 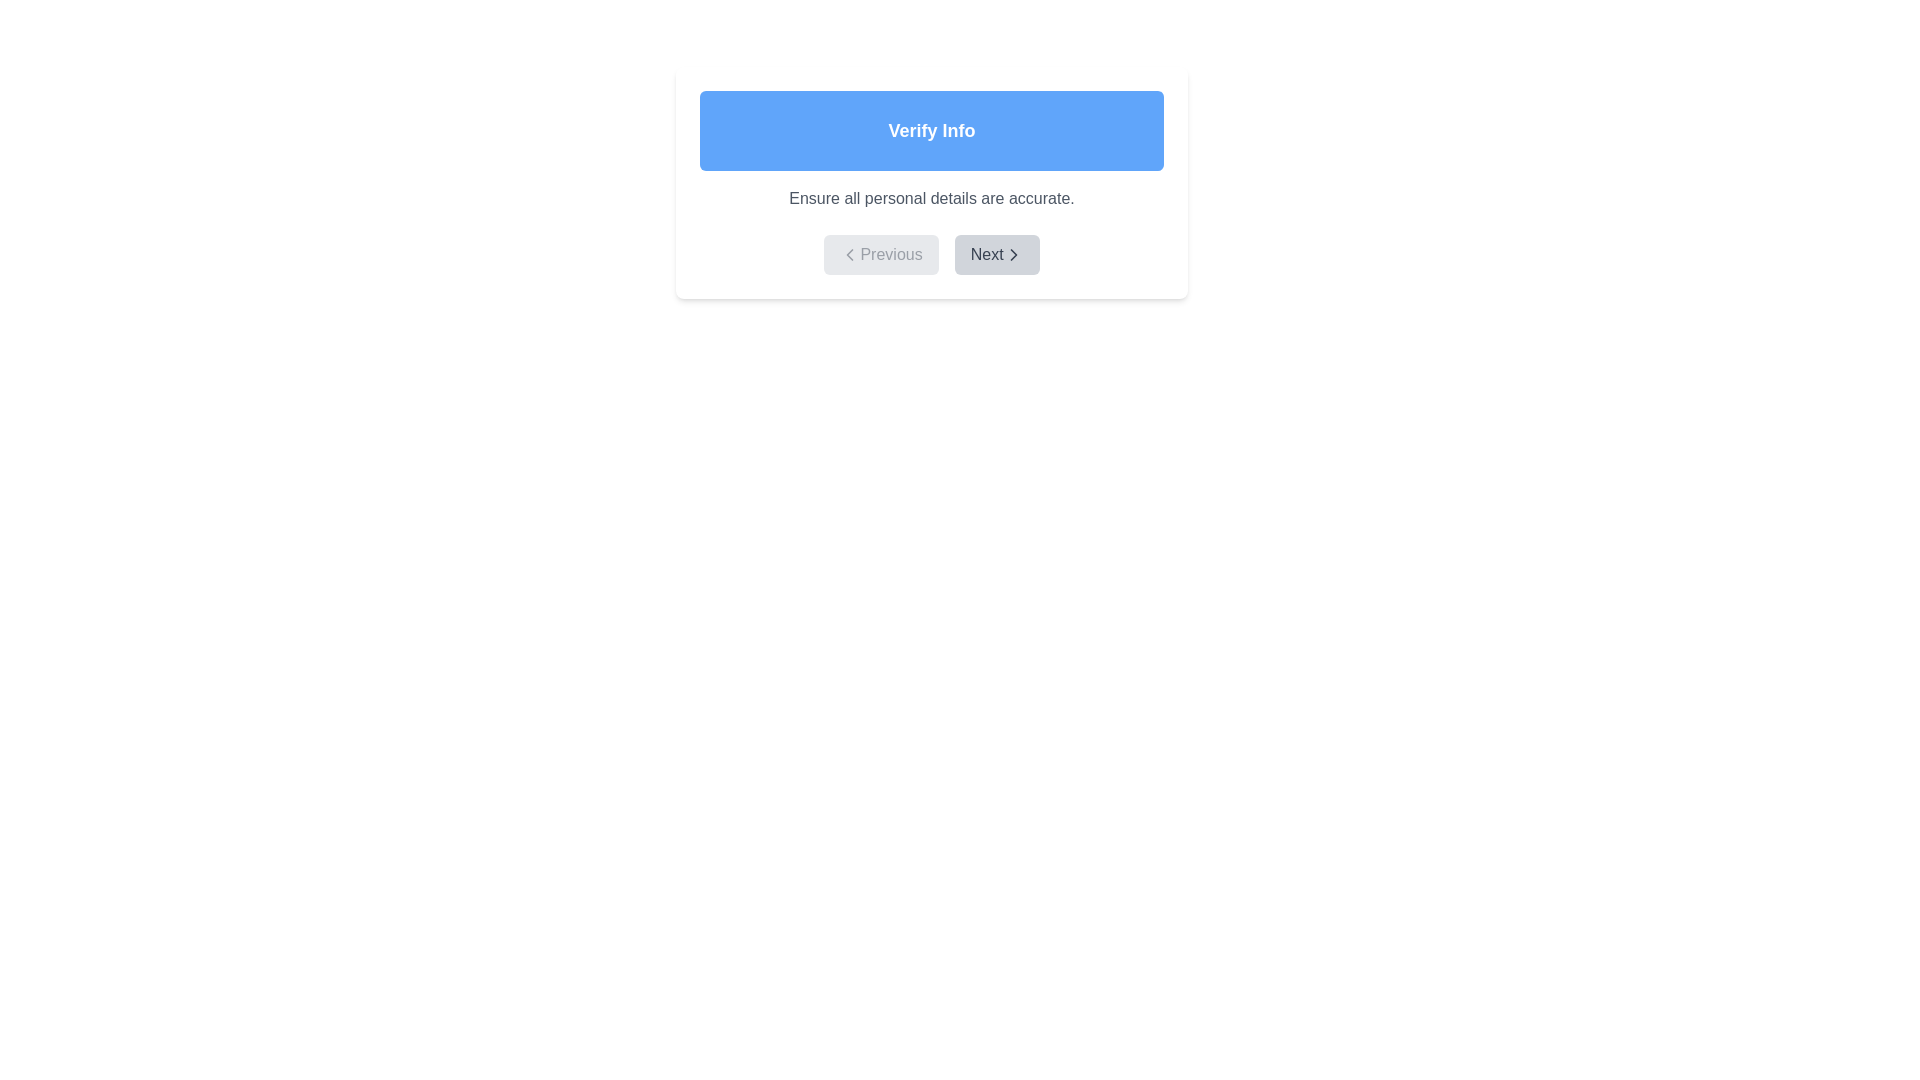 What do you see at coordinates (850, 253) in the screenshot?
I see `the 'Previous' button located below the 'Verify Info' heading` at bounding box center [850, 253].